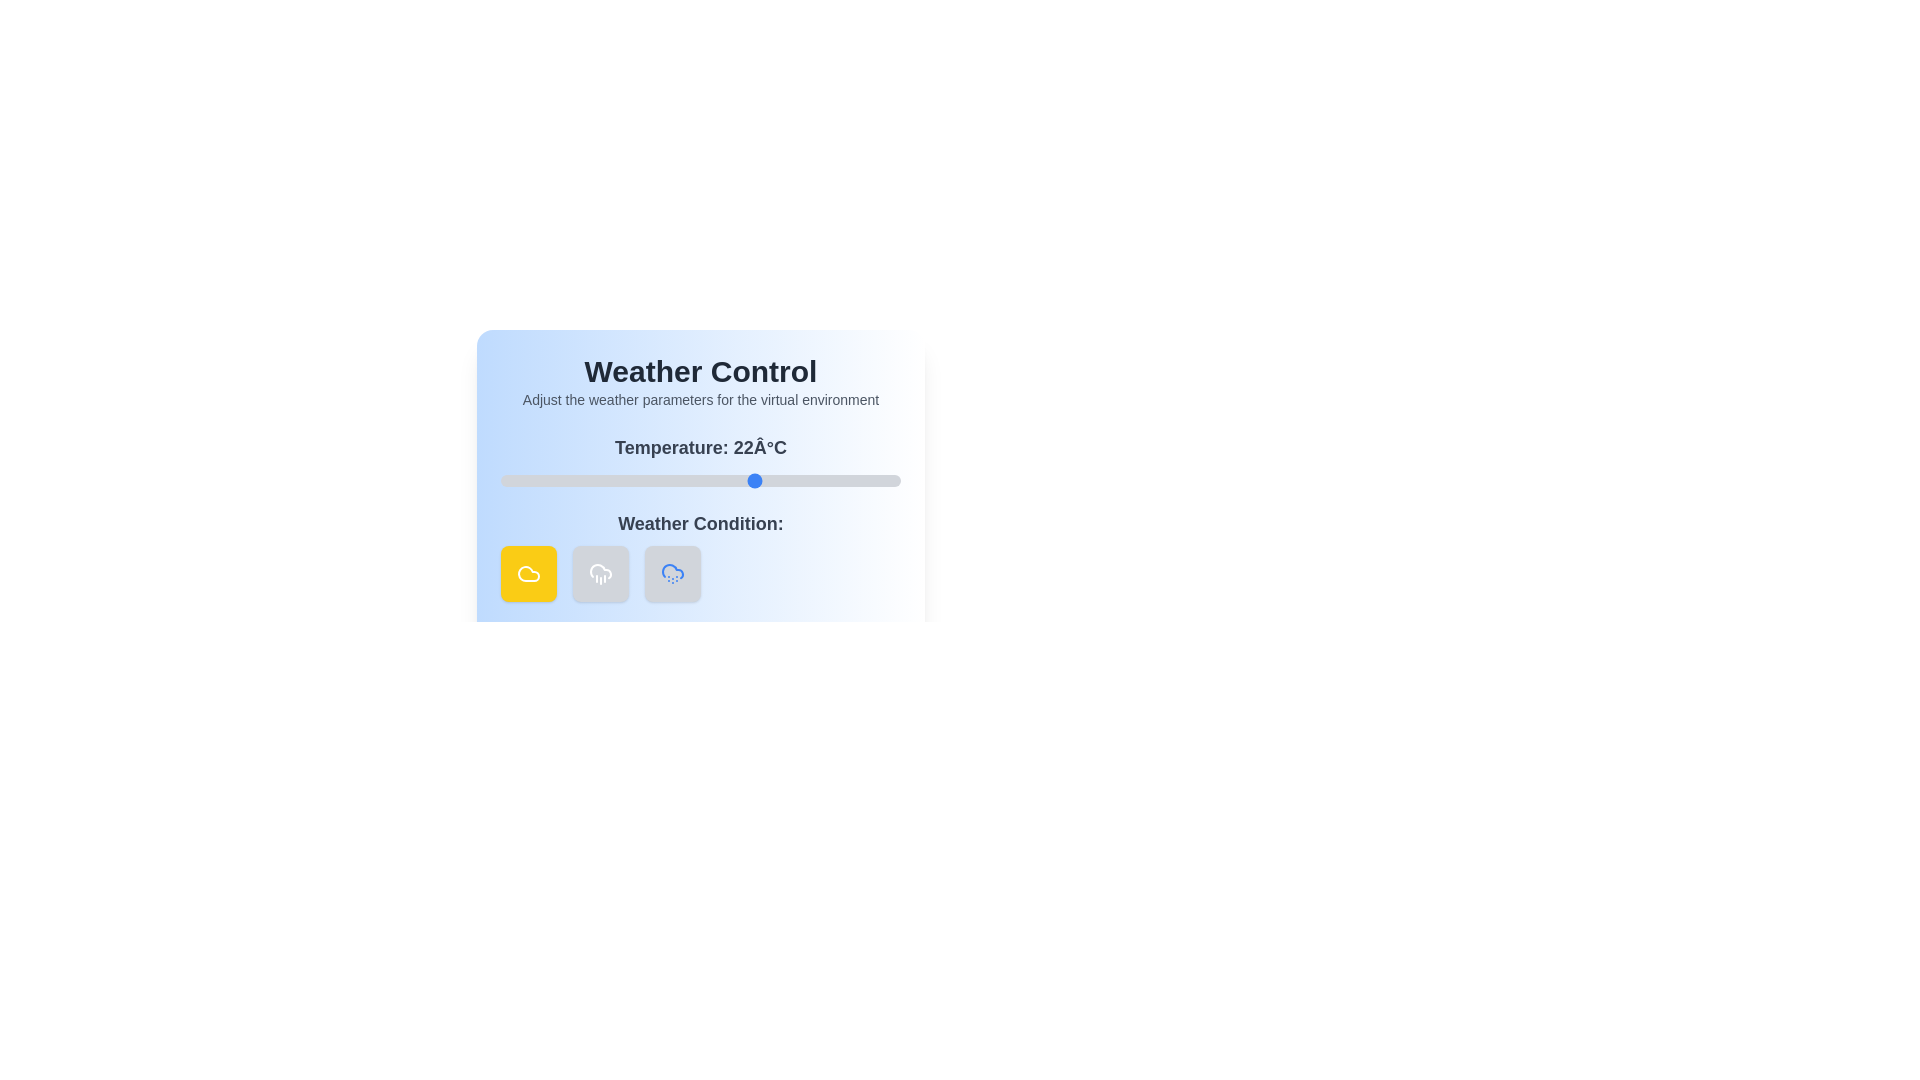  Describe the element at coordinates (548, 481) in the screenshot. I see `the temperature slider to -4 degrees` at that location.